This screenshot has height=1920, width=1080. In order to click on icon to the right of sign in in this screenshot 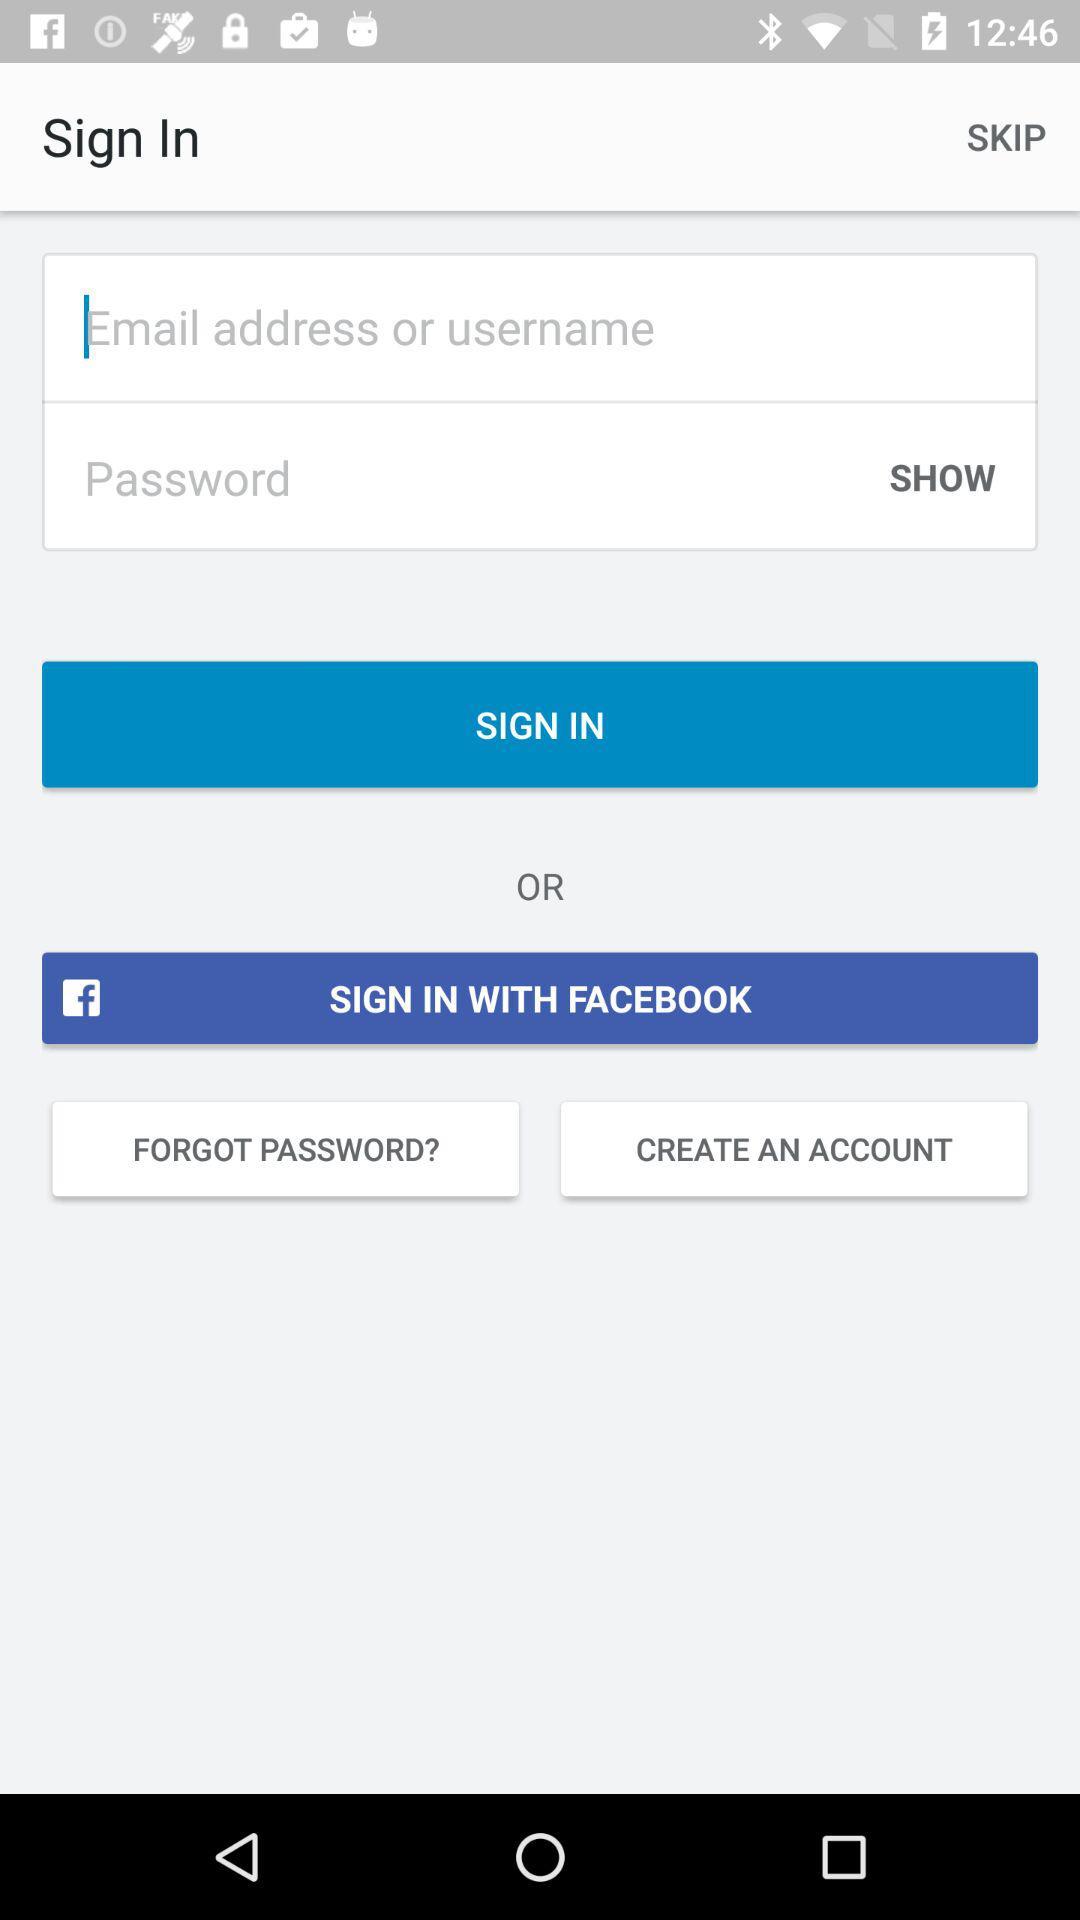, I will do `click(1006, 135)`.